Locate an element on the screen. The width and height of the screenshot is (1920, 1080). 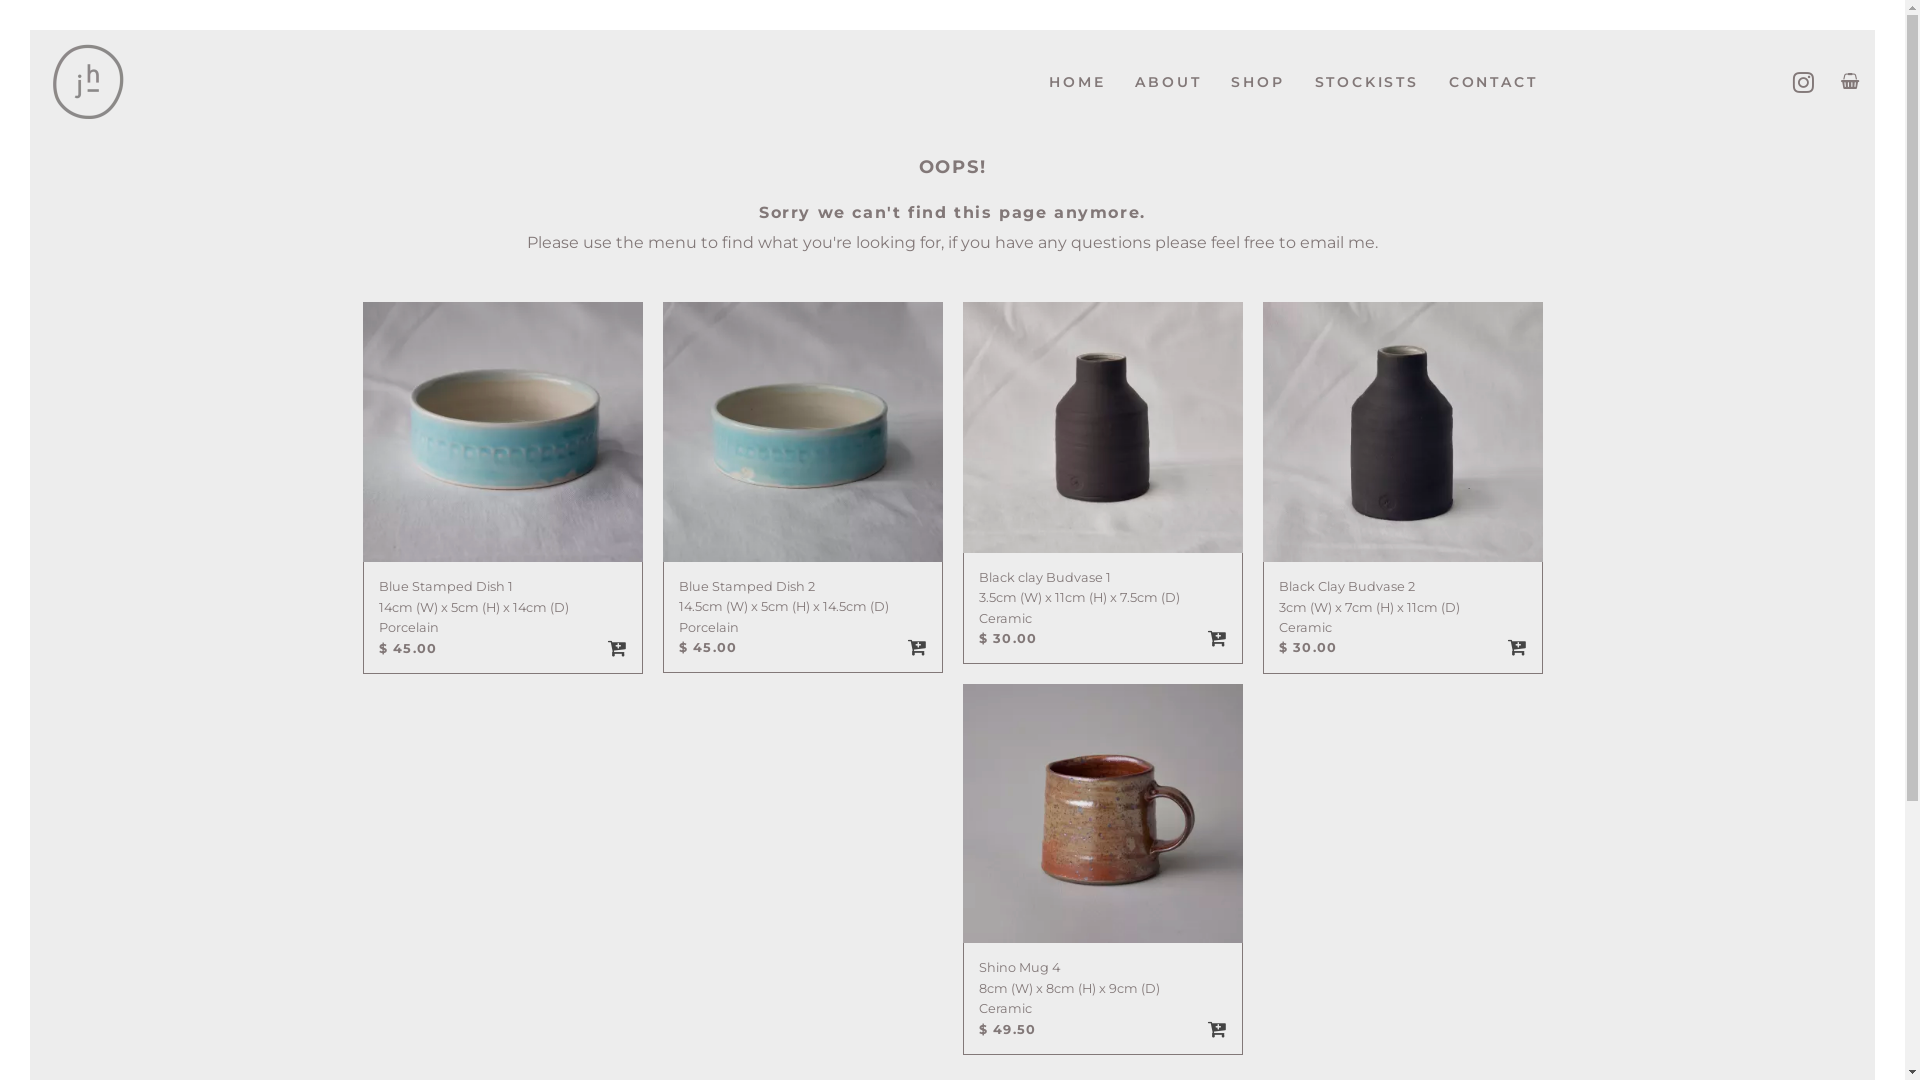
'STOCKISTS' is located at coordinates (1366, 81).